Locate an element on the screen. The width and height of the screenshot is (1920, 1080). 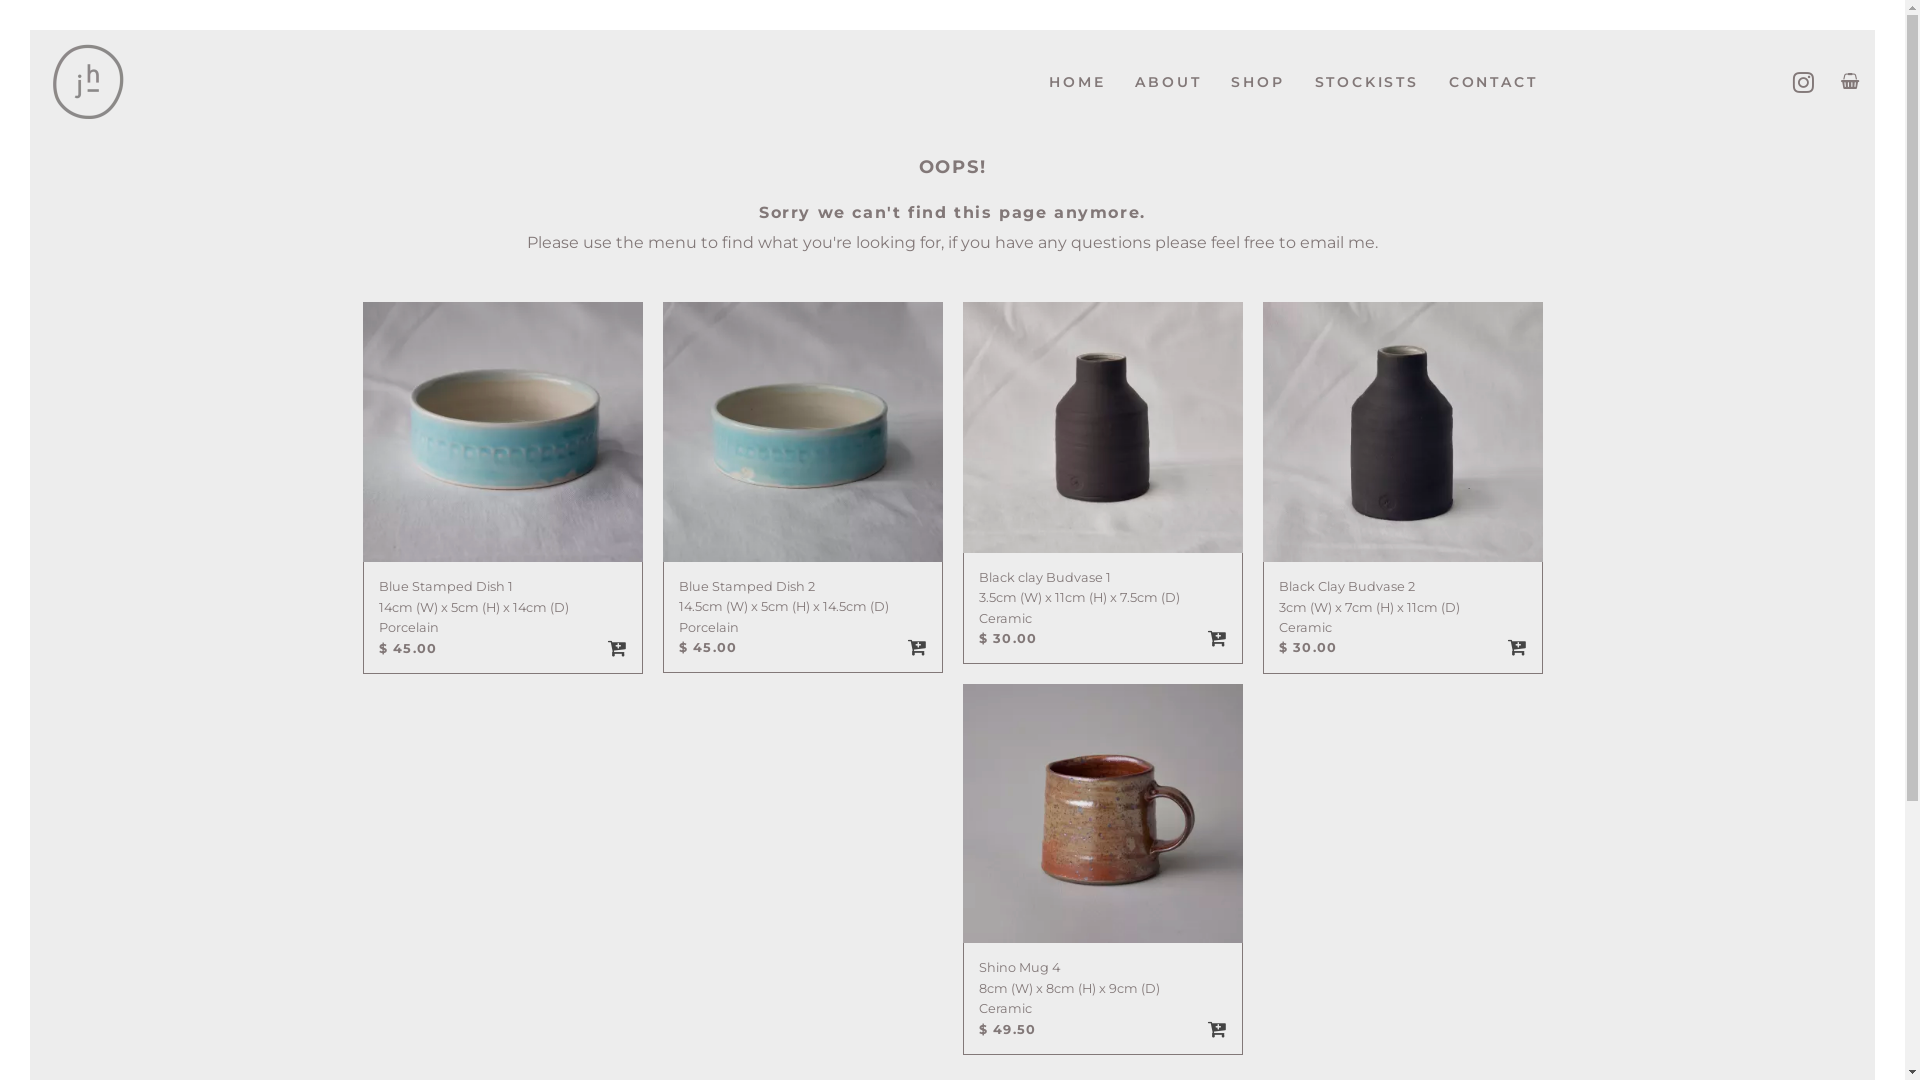
'STOCKISTS' is located at coordinates (1366, 81).